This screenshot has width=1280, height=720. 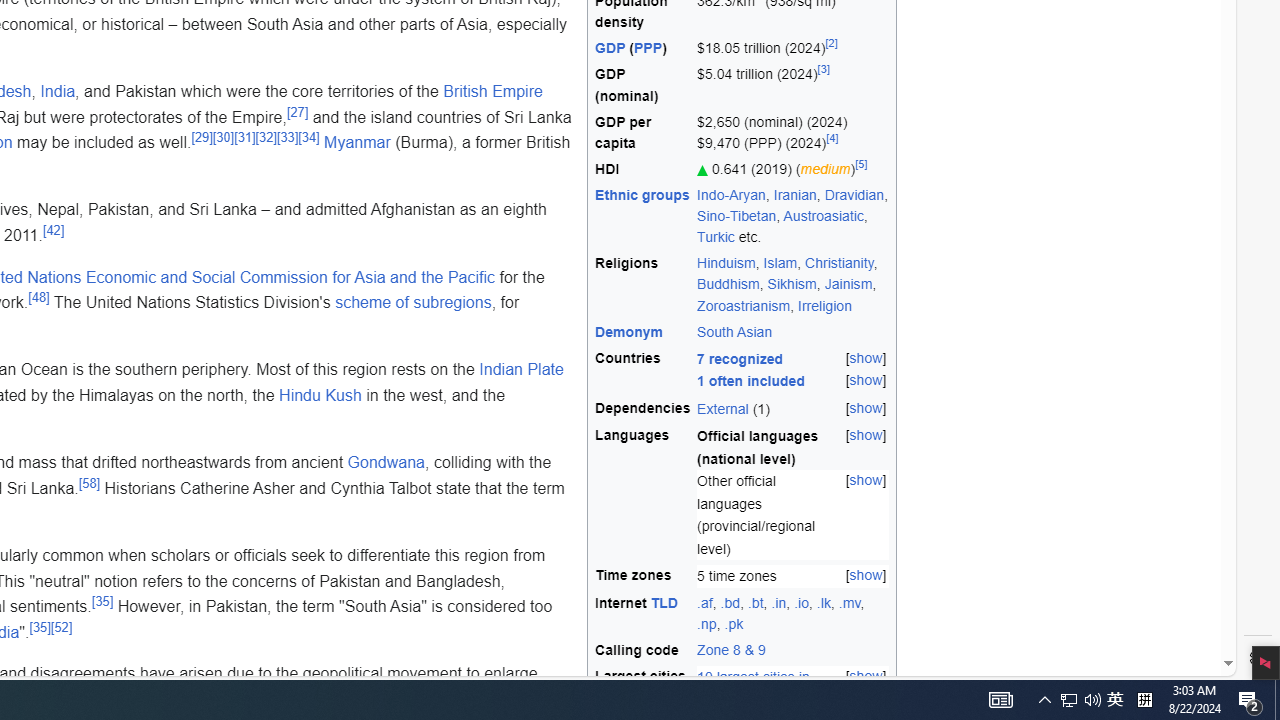 I want to click on '[5]', so click(x=861, y=163).